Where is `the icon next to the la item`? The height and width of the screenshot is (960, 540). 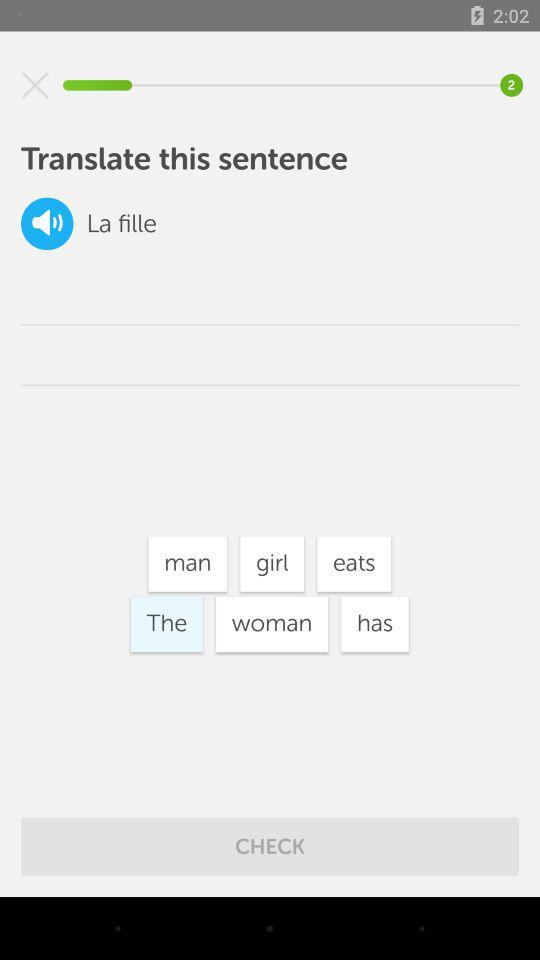
the icon next to the la item is located at coordinates (47, 223).